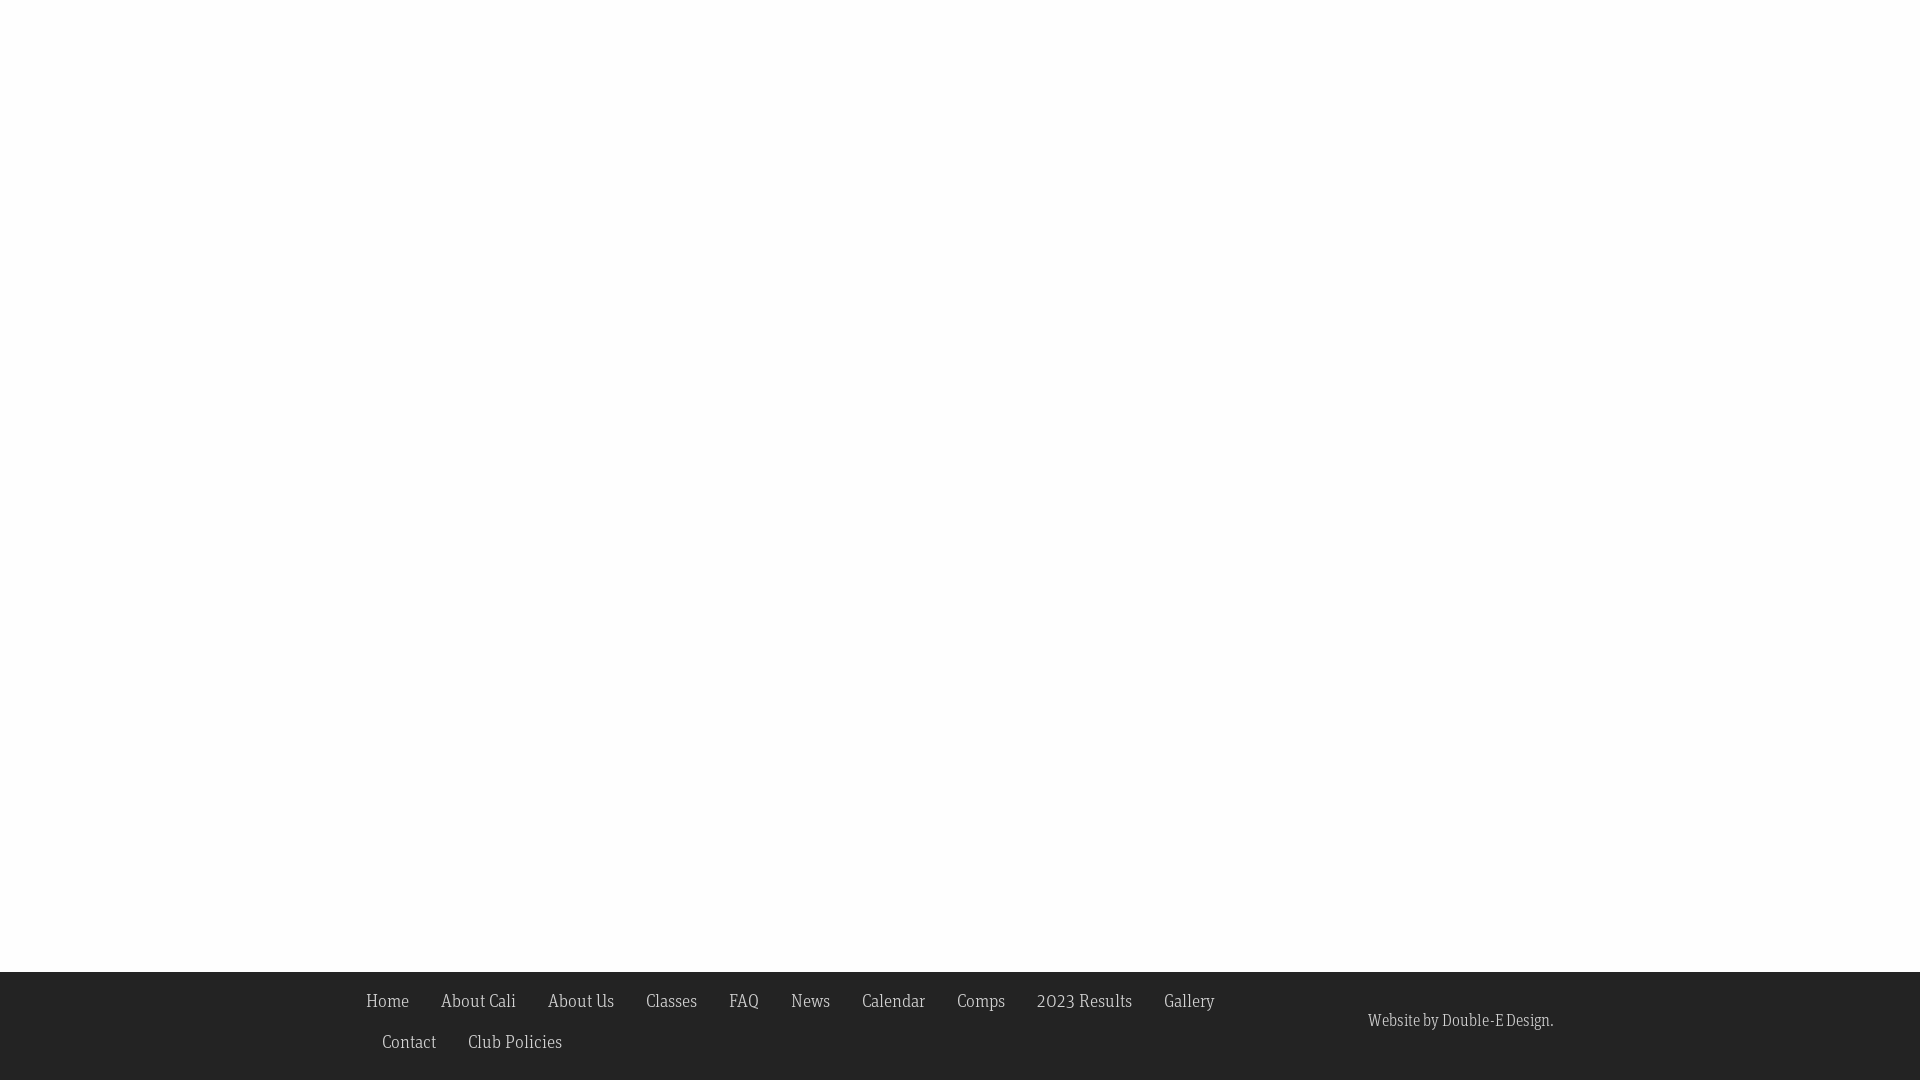  Describe the element at coordinates (810, 999) in the screenshot. I see `'News'` at that location.